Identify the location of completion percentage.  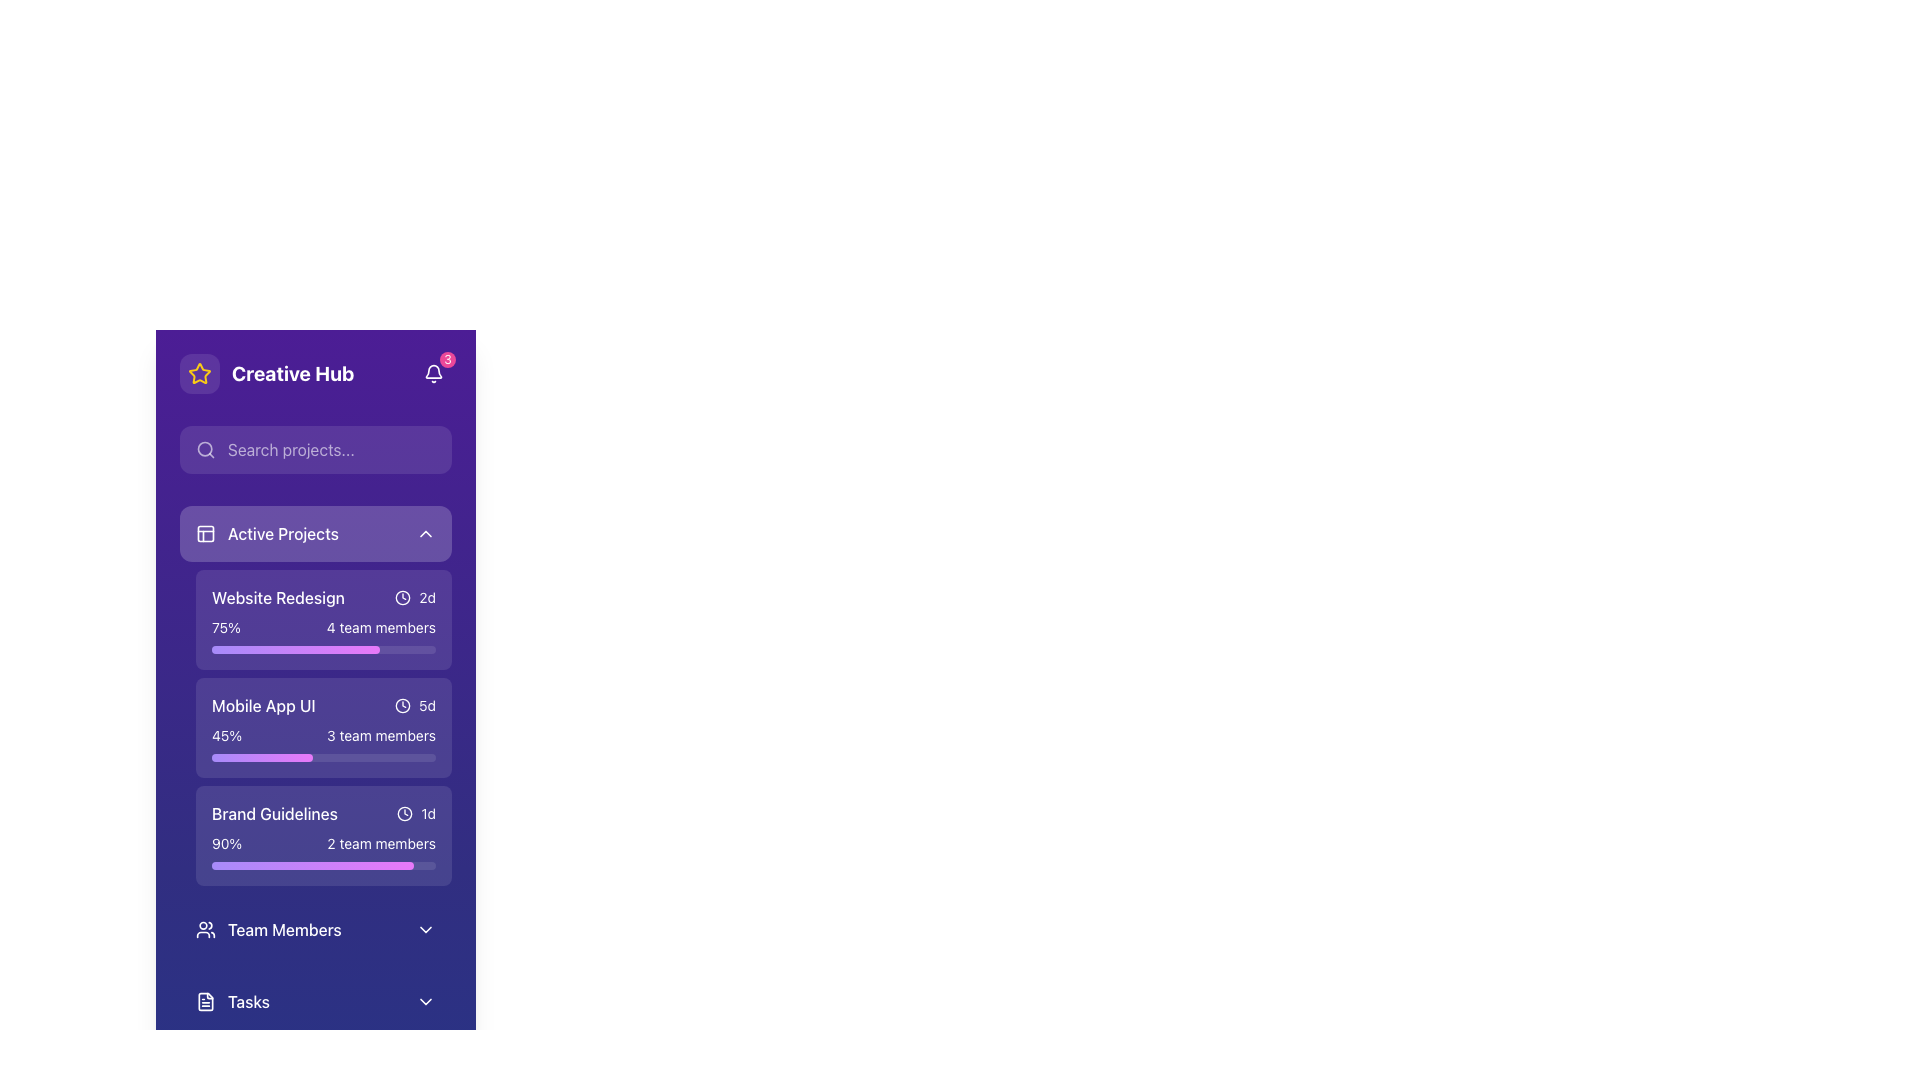
(337, 650).